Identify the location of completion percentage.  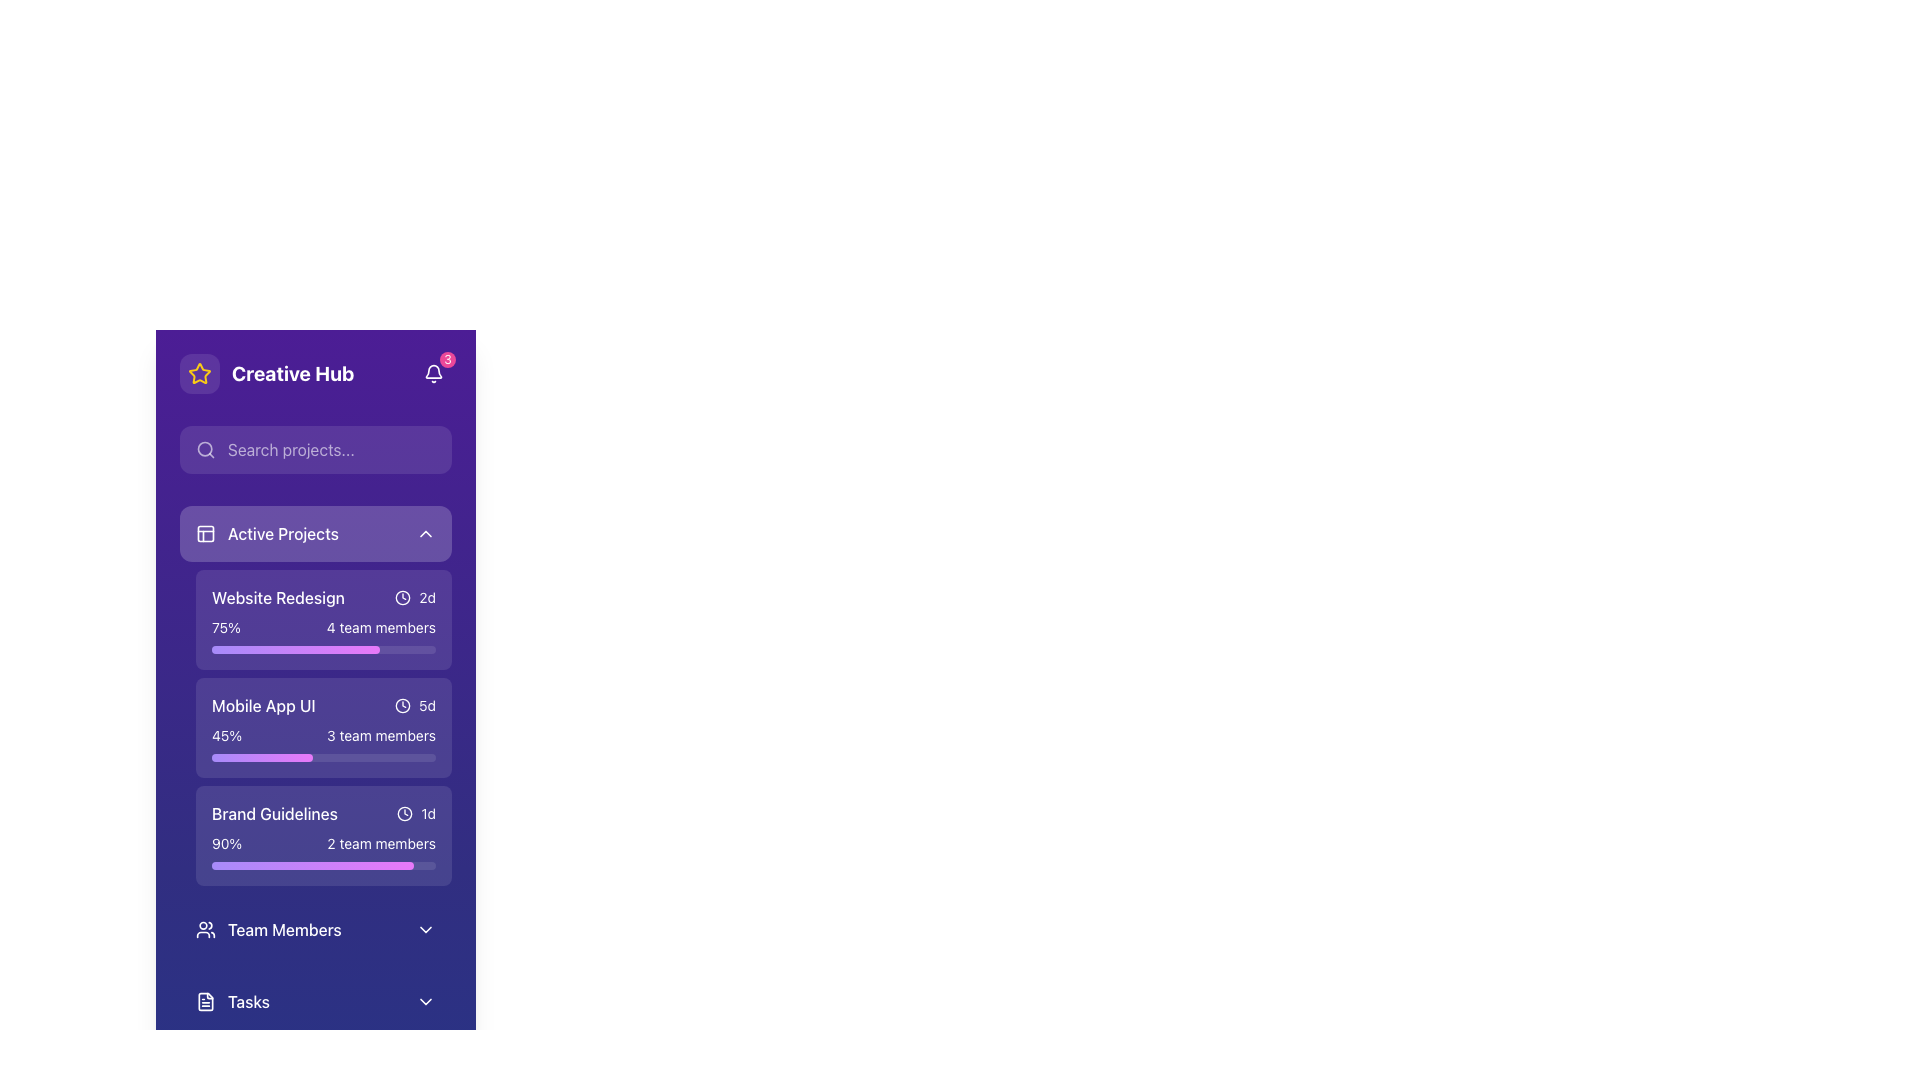
(337, 650).